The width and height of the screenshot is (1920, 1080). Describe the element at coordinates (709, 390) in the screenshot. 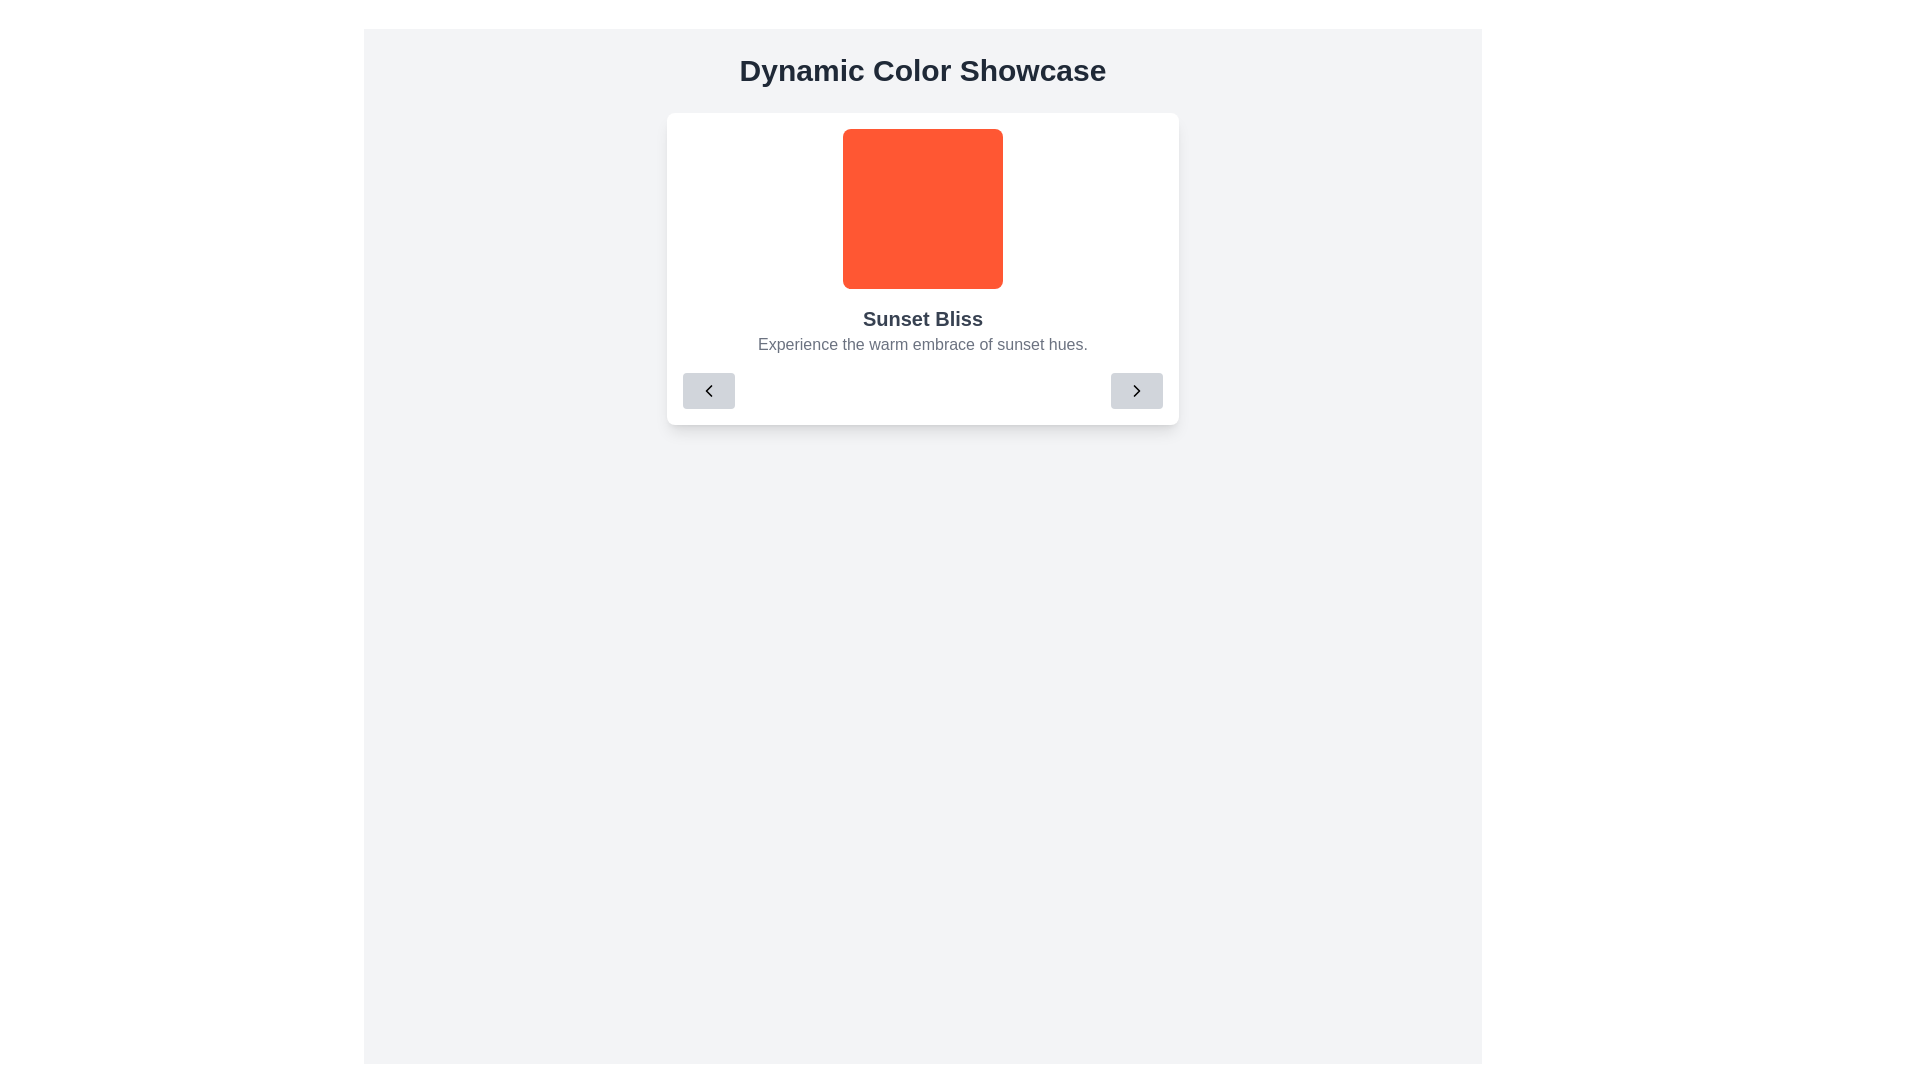

I see `the leftmost button with a grayish background and a black left-facing chevron icon, located within the navigation buttons of the 'Sunset Bliss' card, to change its background color` at that location.